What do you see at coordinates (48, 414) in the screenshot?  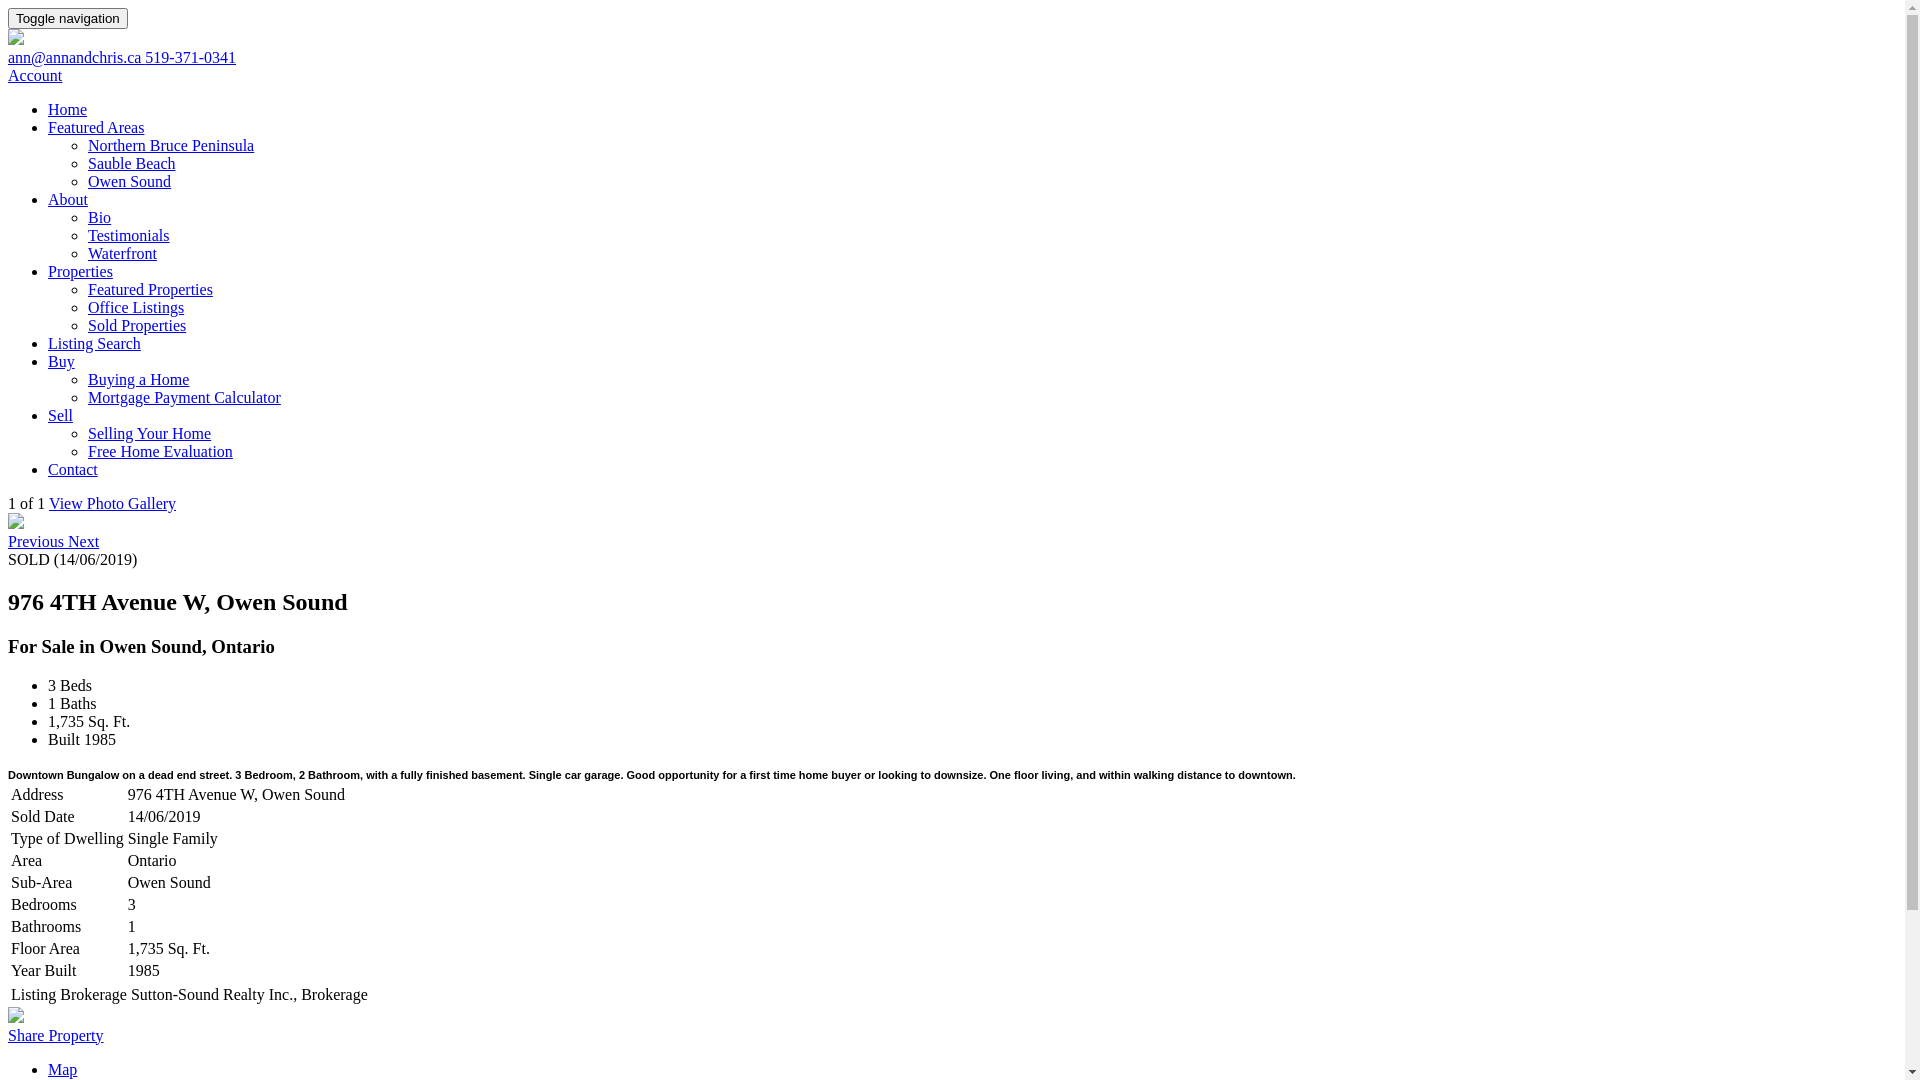 I see `'Sell'` at bounding box center [48, 414].